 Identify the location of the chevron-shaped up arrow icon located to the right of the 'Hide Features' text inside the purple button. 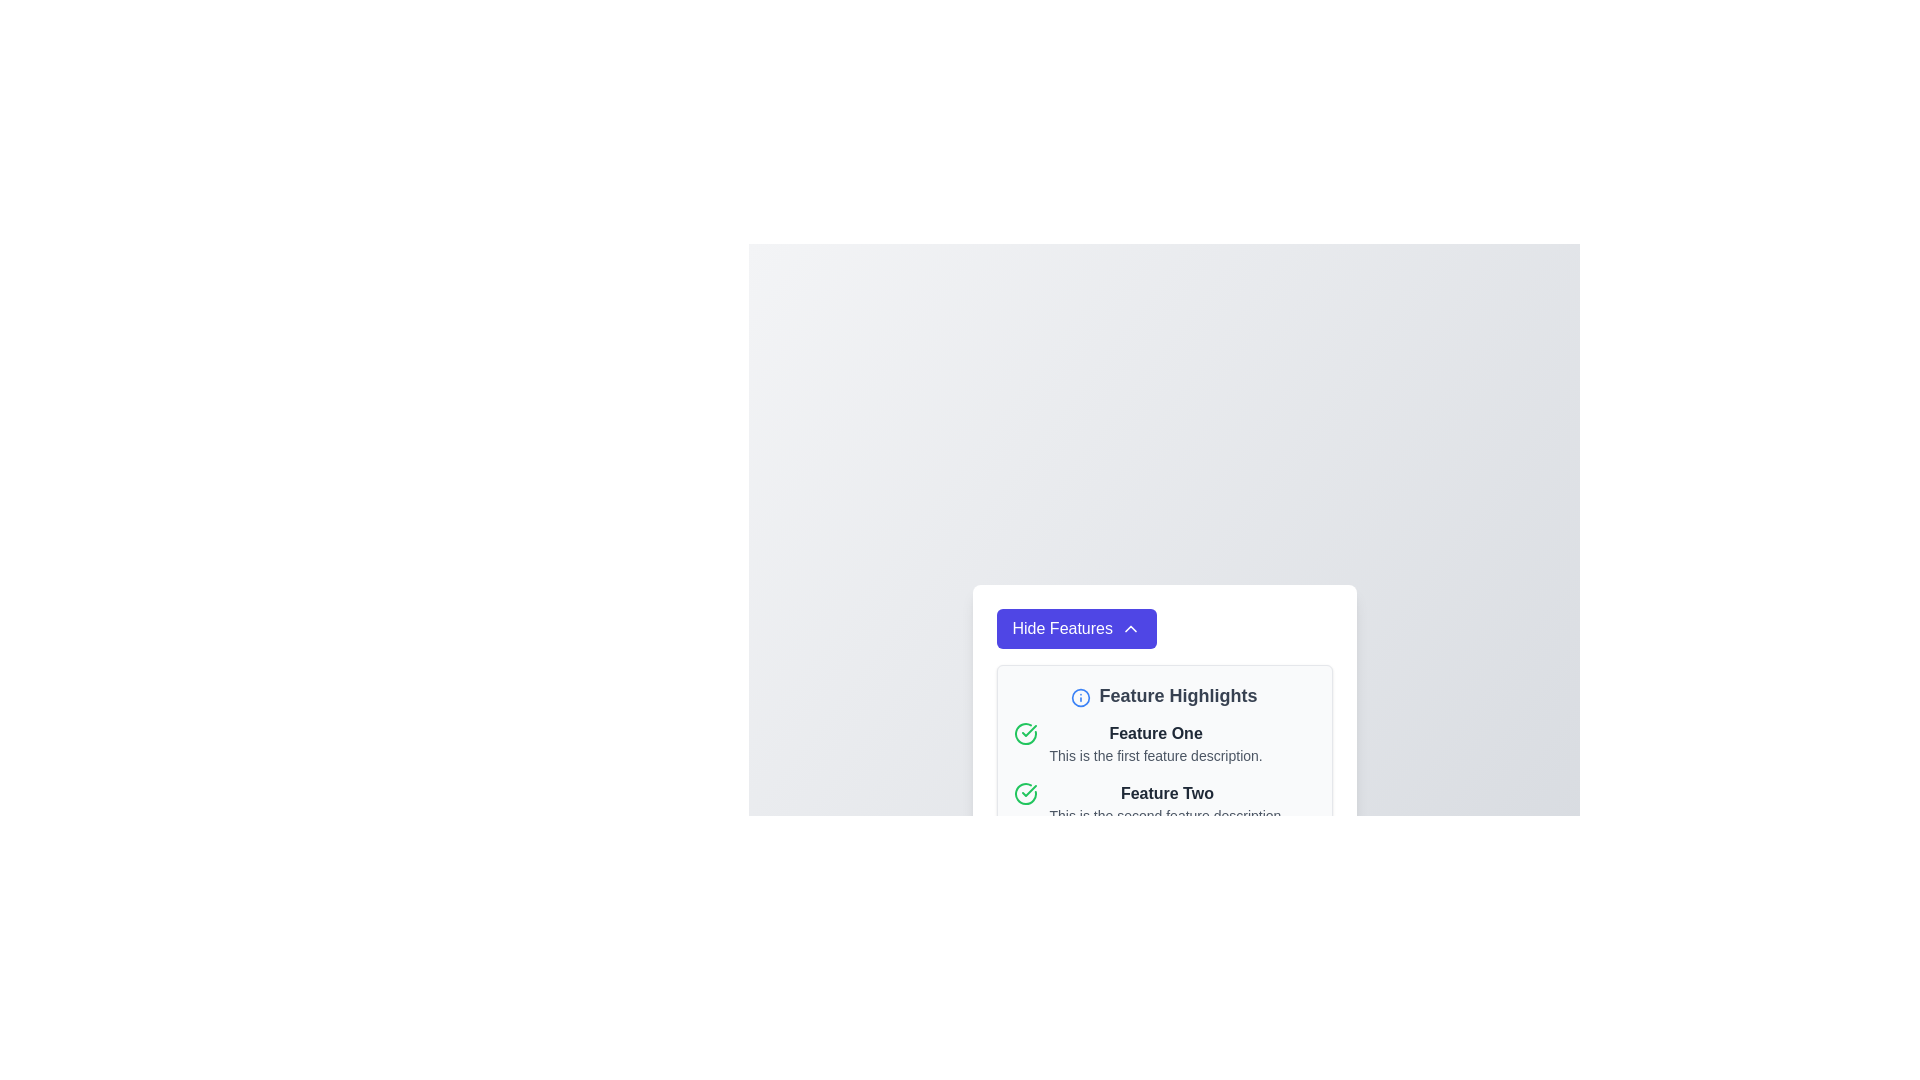
(1131, 627).